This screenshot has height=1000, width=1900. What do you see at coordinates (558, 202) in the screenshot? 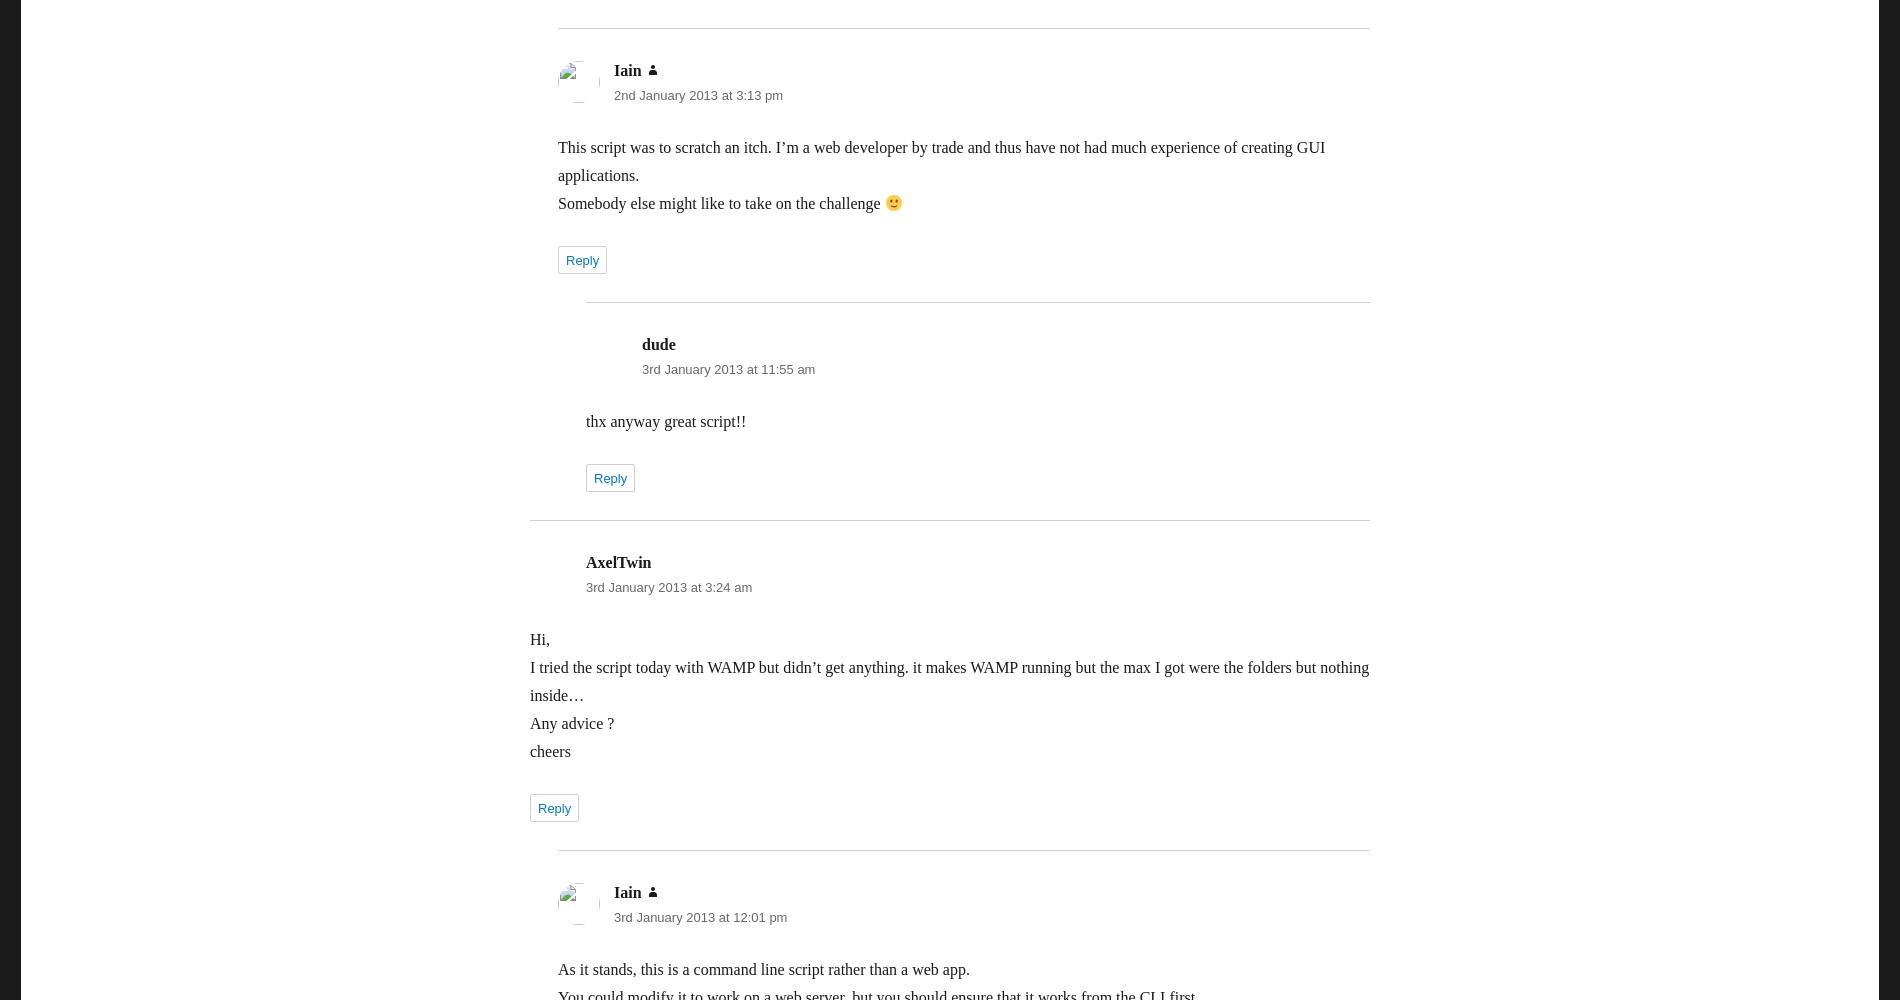
I see `'Somebody else might like to take on the challenge'` at bounding box center [558, 202].